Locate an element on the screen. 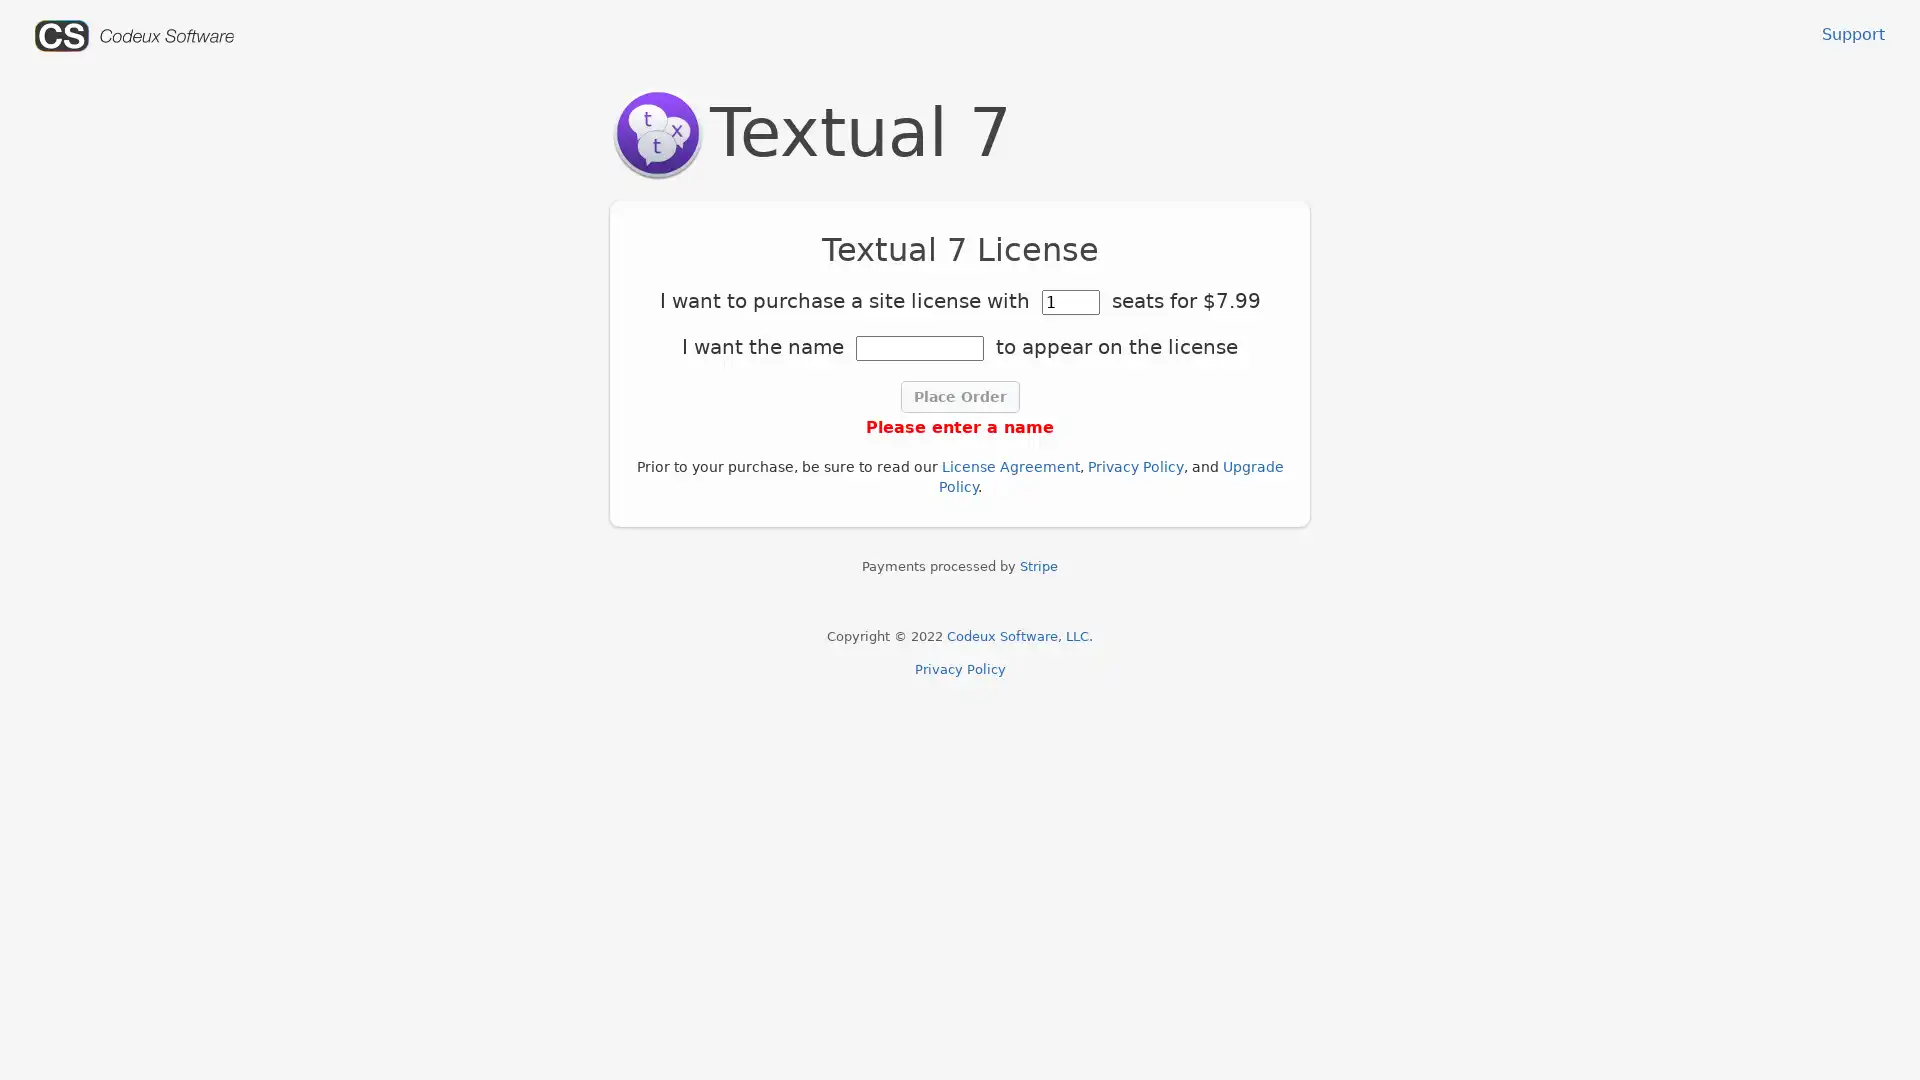  Place Order is located at coordinates (958, 397).